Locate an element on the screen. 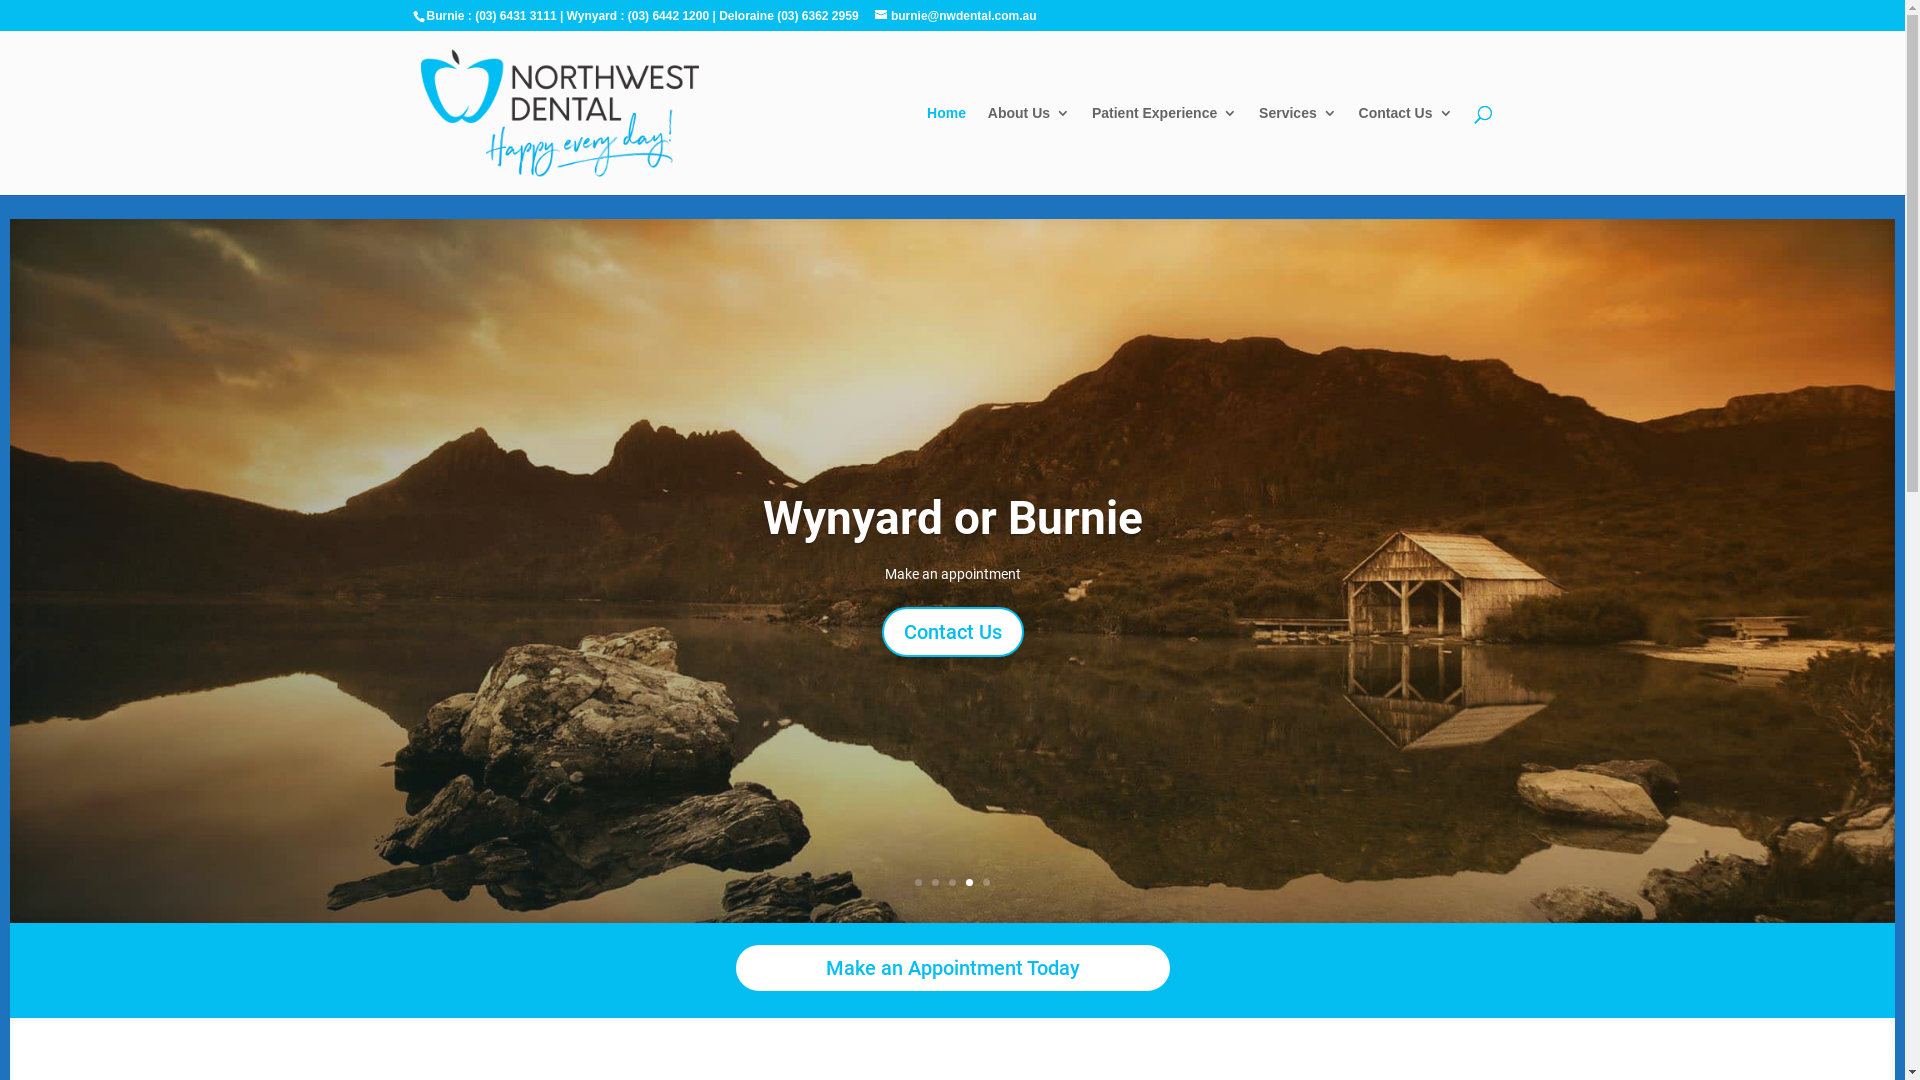  '2' is located at coordinates (930, 881).